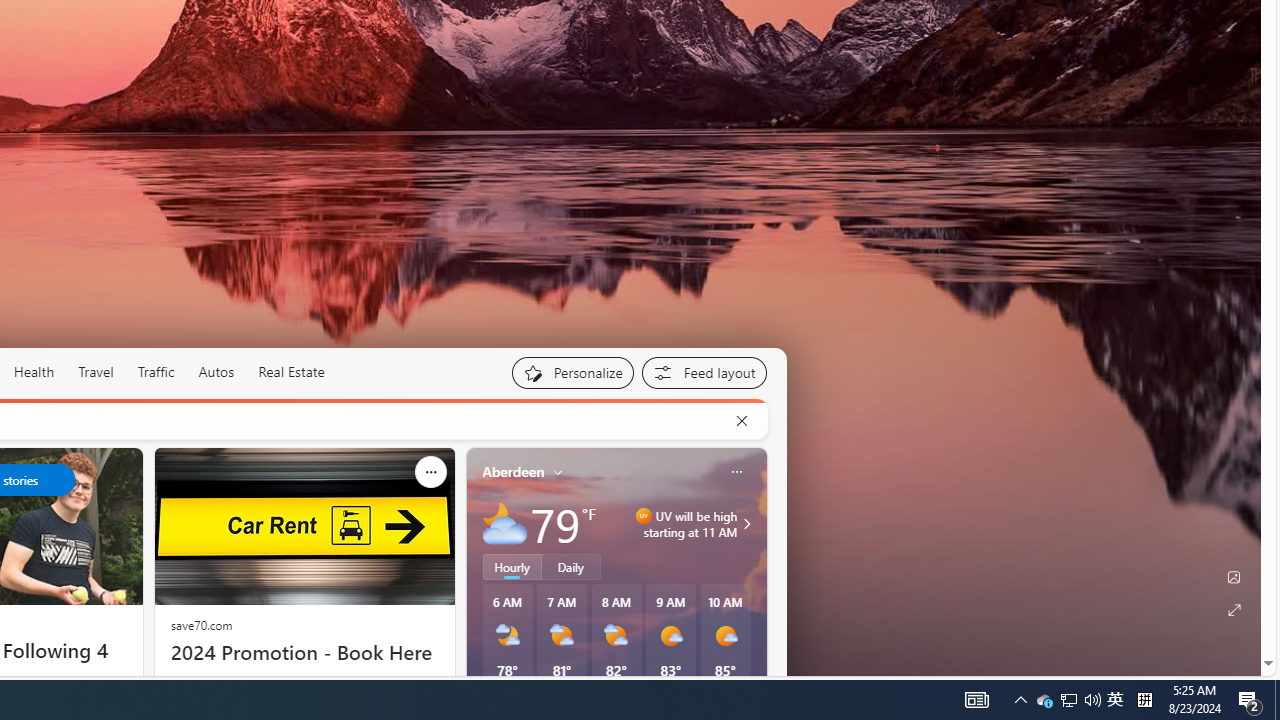 The width and height of the screenshot is (1280, 720). I want to click on 'My location', so click(558, 471).